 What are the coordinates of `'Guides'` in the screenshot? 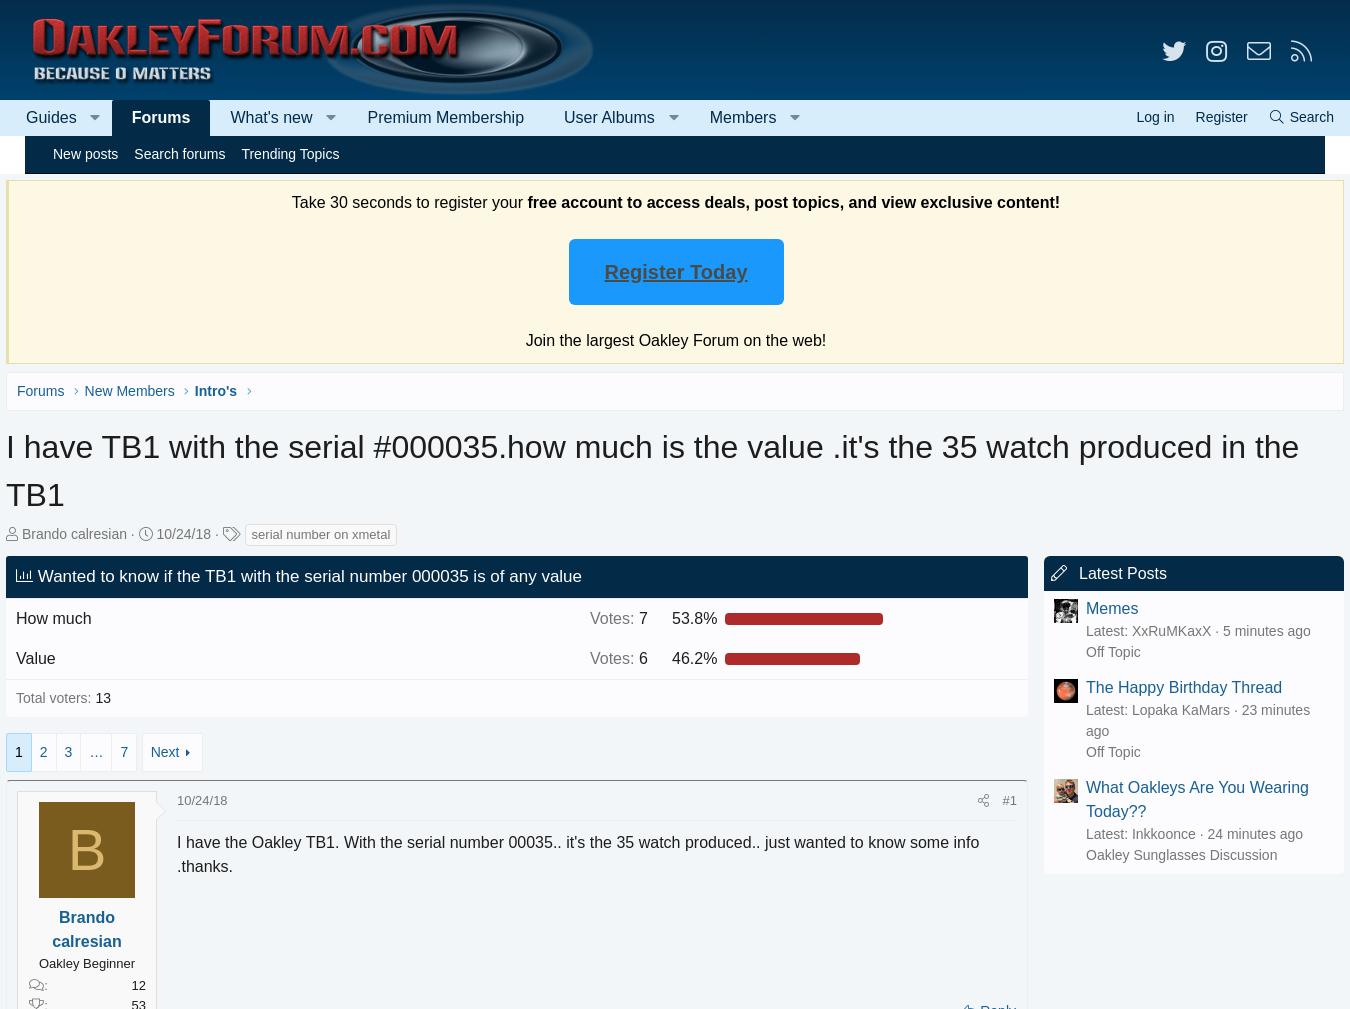 It's located at (75, 115).